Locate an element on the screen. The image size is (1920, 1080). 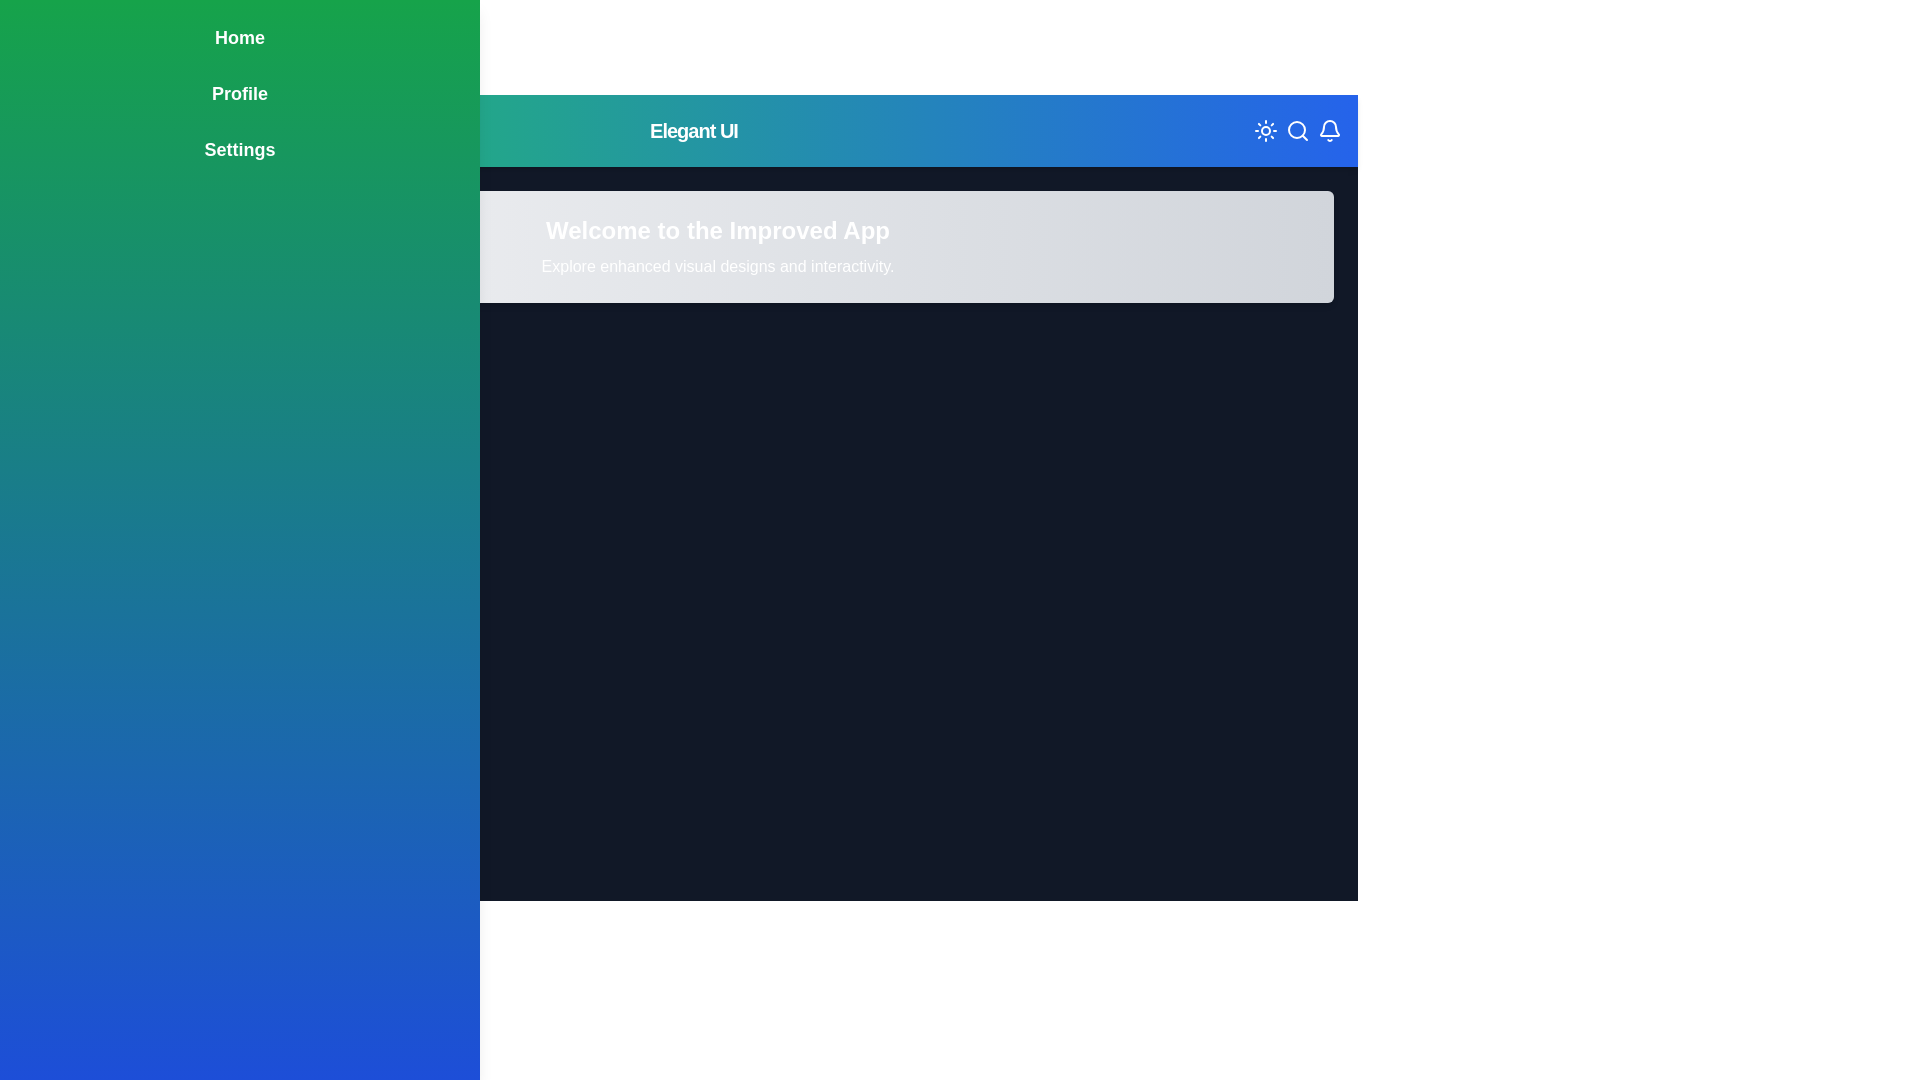
the menu item labeled Settings is located at coordinates (240, 149).